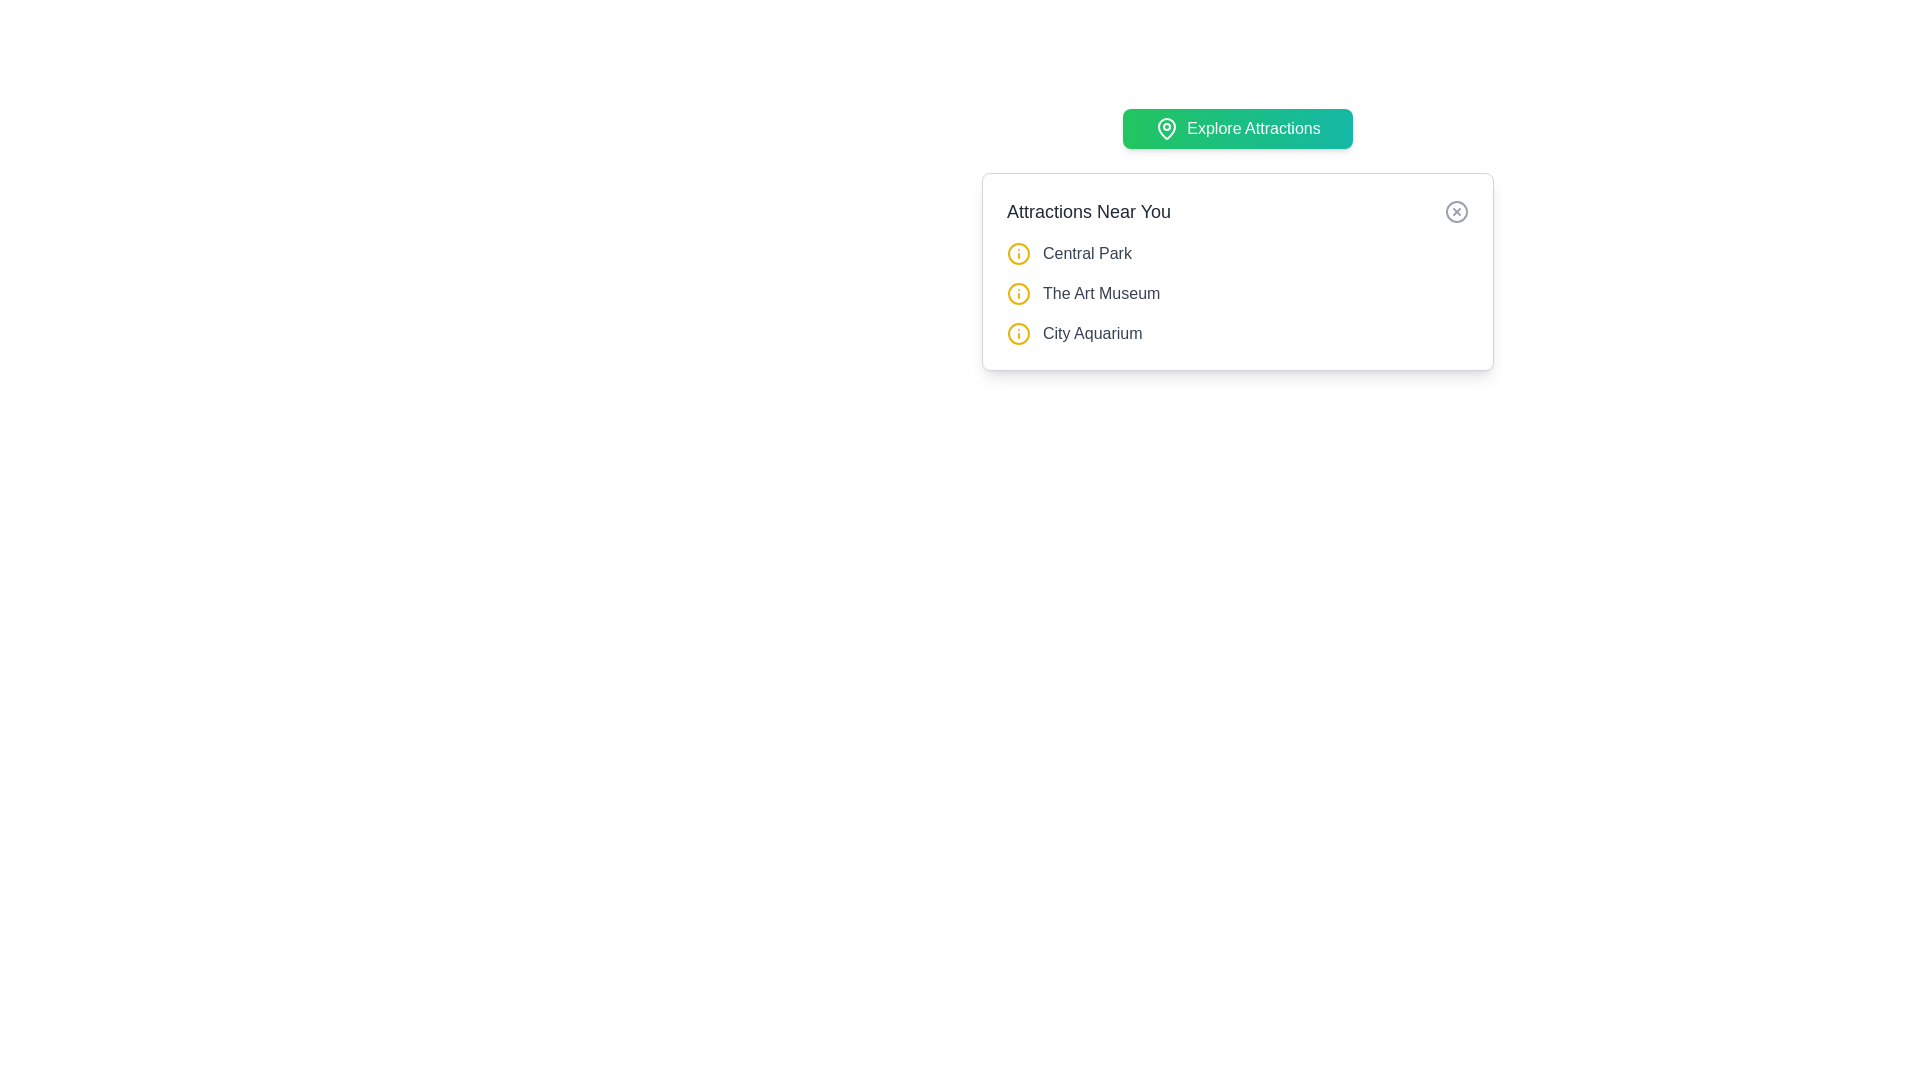 The height and width of the screenshot is (1080, 1920). What do you see at coordinates (1018, 333) in the screenshot?
I see `the circular icon with a yellow border that represents an information indicator, located to the left of the text 'City Aquarium'` at bounding box center [1018, 333].